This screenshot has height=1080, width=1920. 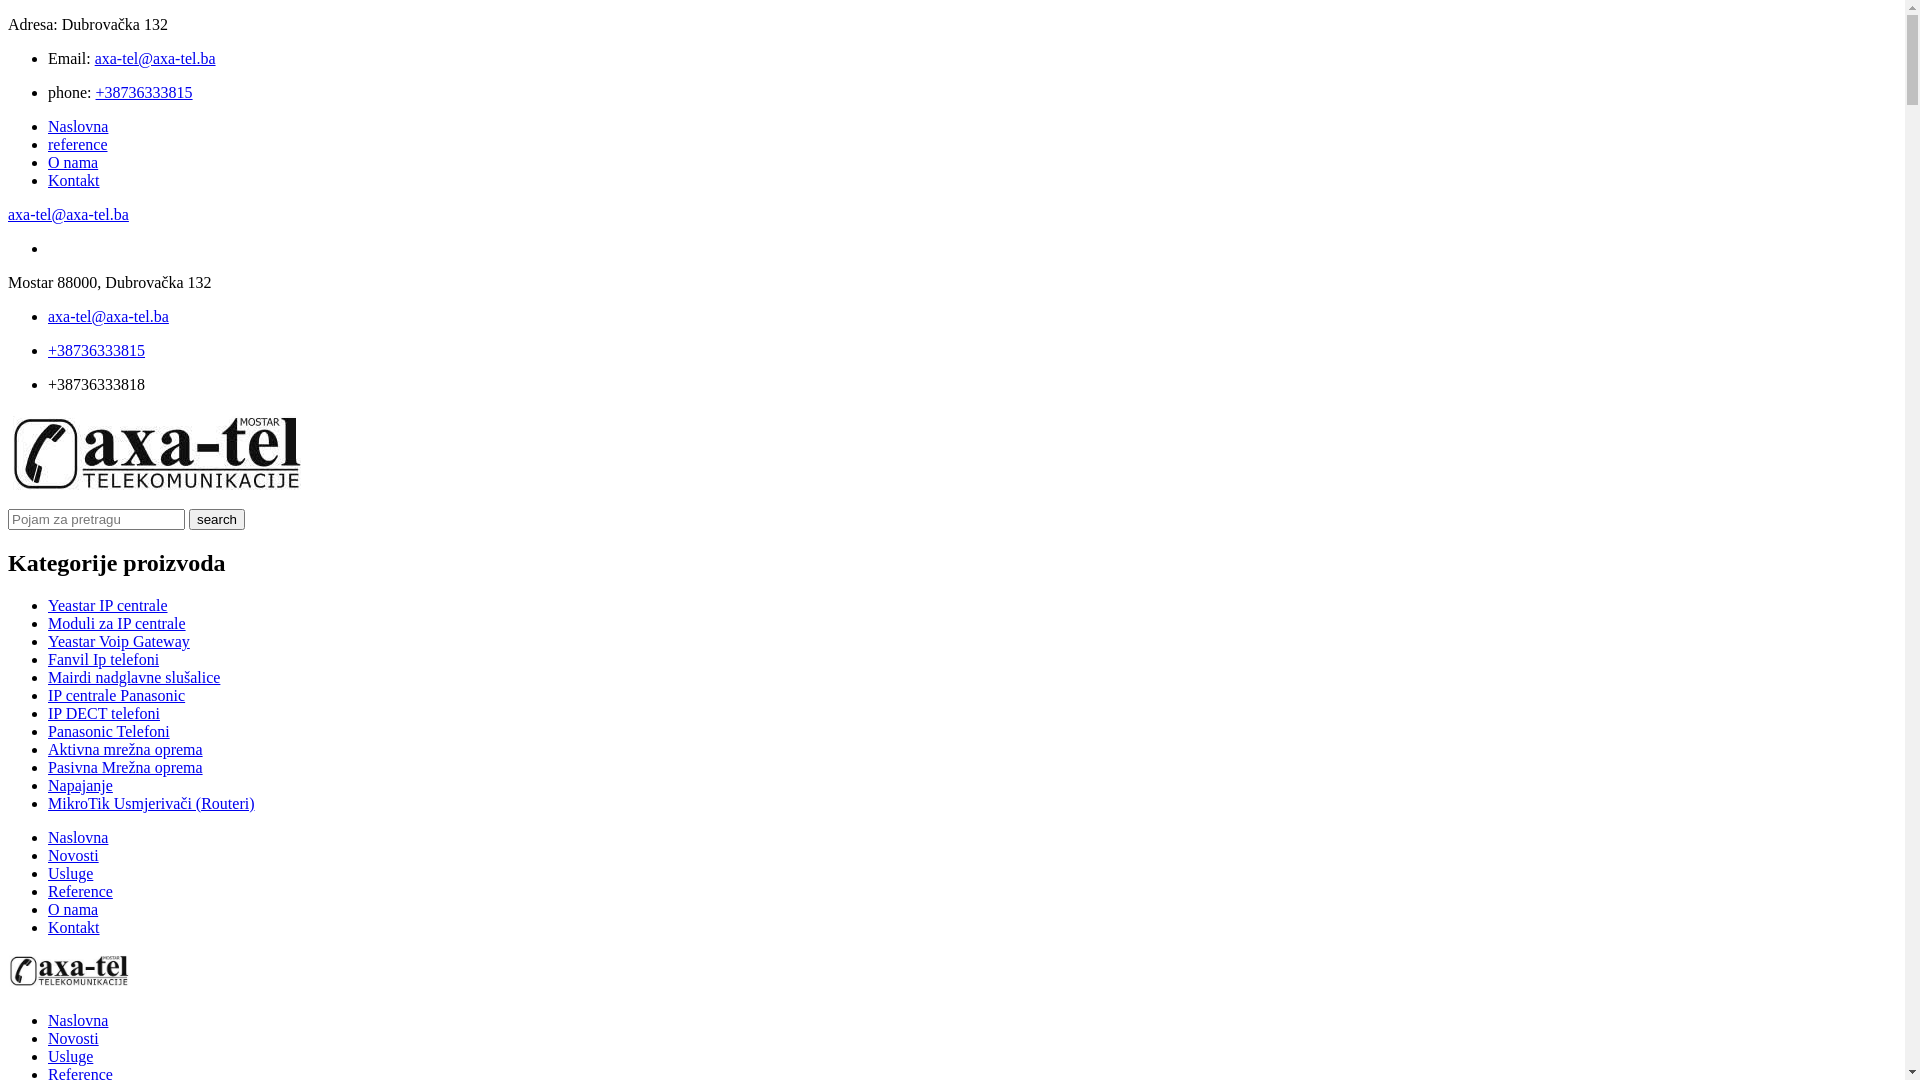 What do you see at coordinates (77, 126) in the screenshot?
I see `'Naslovna'` at bounding box center [77, 126].